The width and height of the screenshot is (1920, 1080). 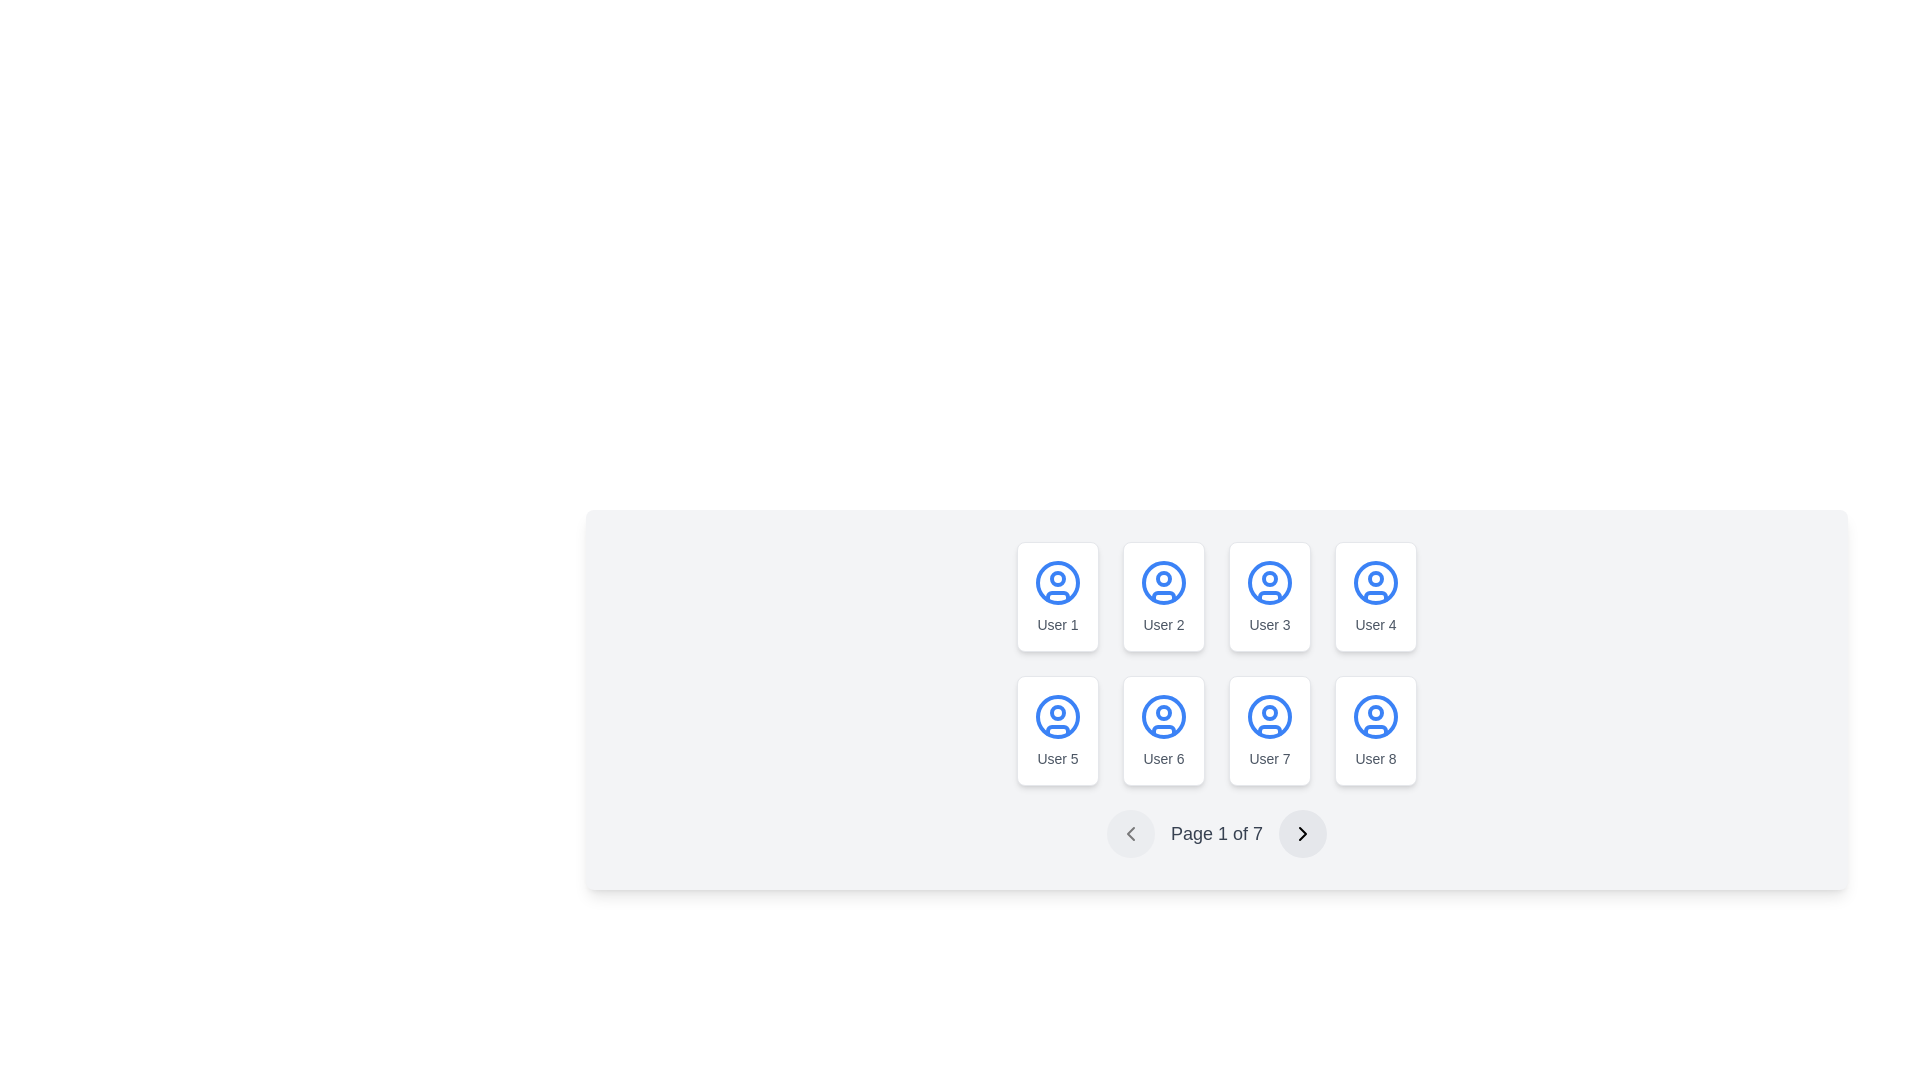 What do you see at coordinates (1269, 716) in the screenshot?
I see `the decorative circular border of the user profile icon in the 'User 7' card located in the second row, third column of the user grid` at bounding box center [1269, 716].